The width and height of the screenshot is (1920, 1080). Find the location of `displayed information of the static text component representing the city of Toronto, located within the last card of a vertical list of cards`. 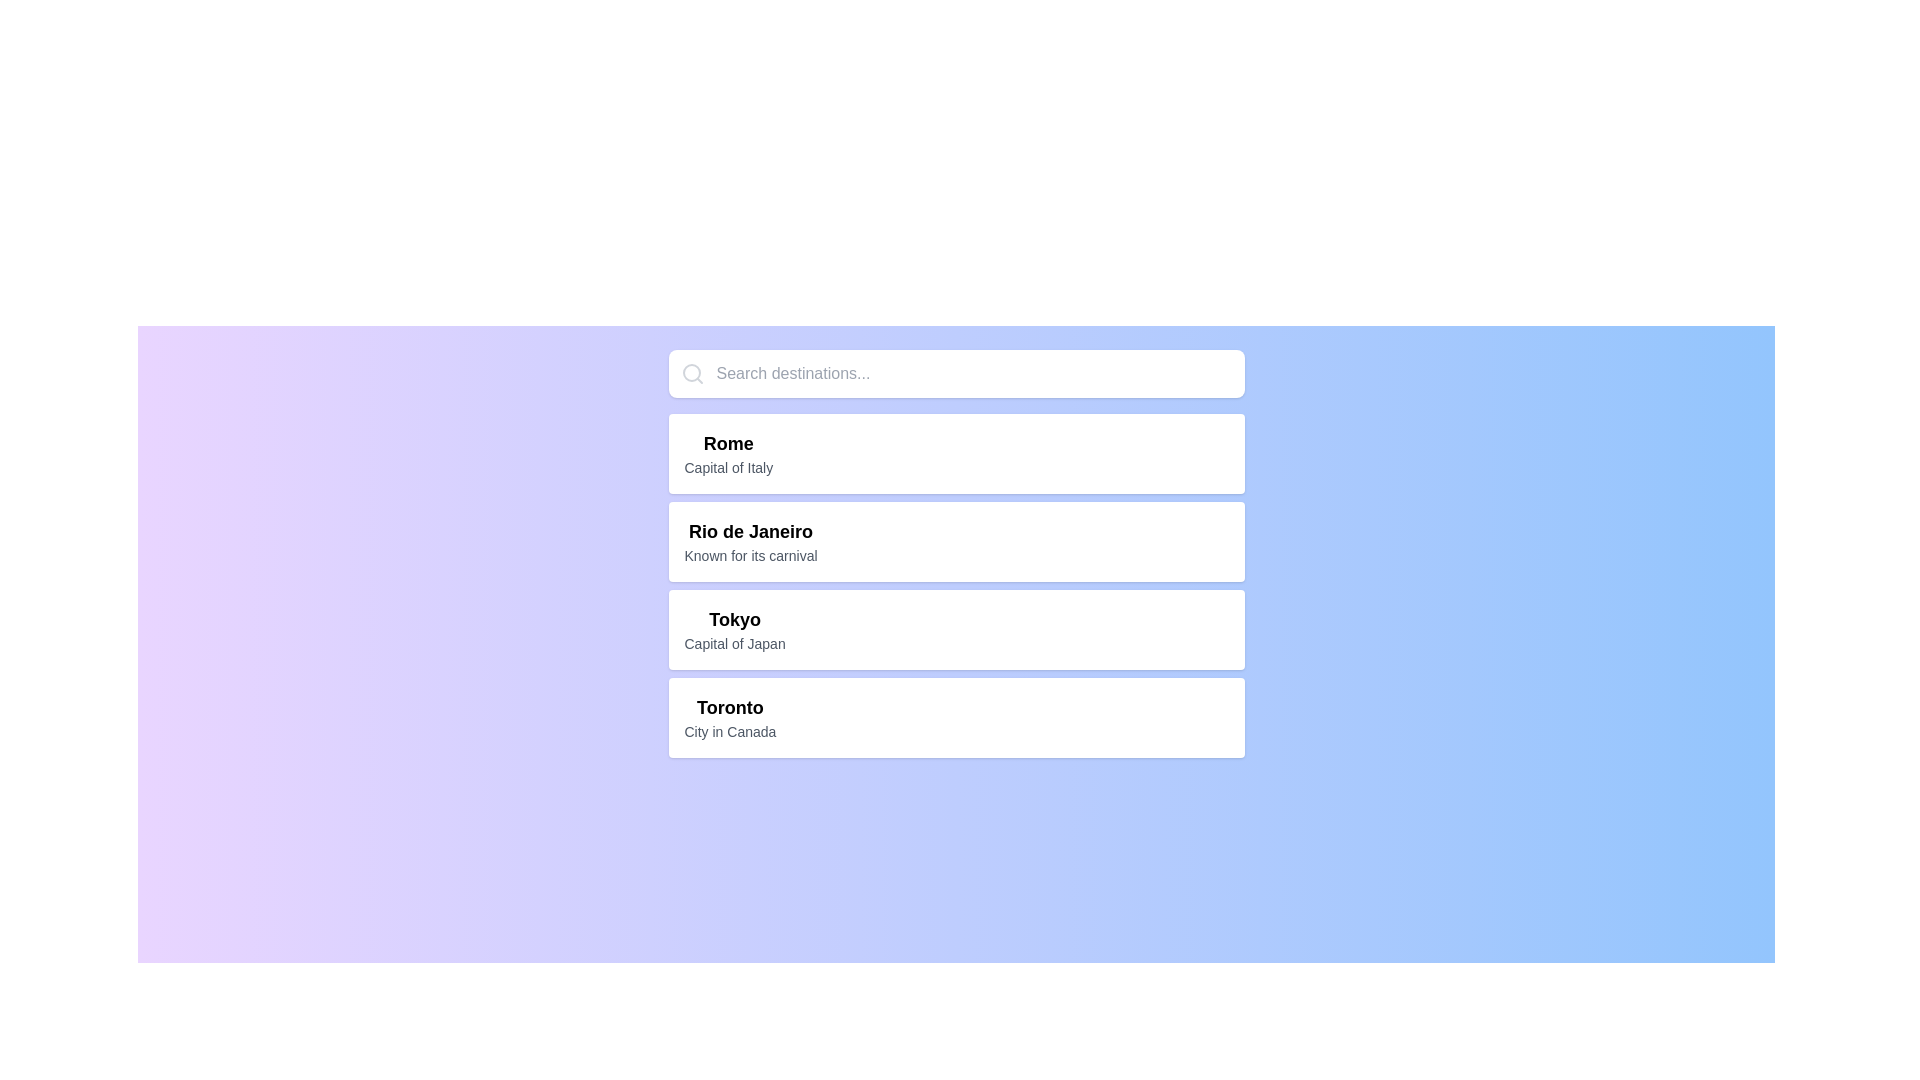

displayed information of the static text component representing the city of Toronto, located within the last card of a vertical list of cards is located at coordinates (729, 716).